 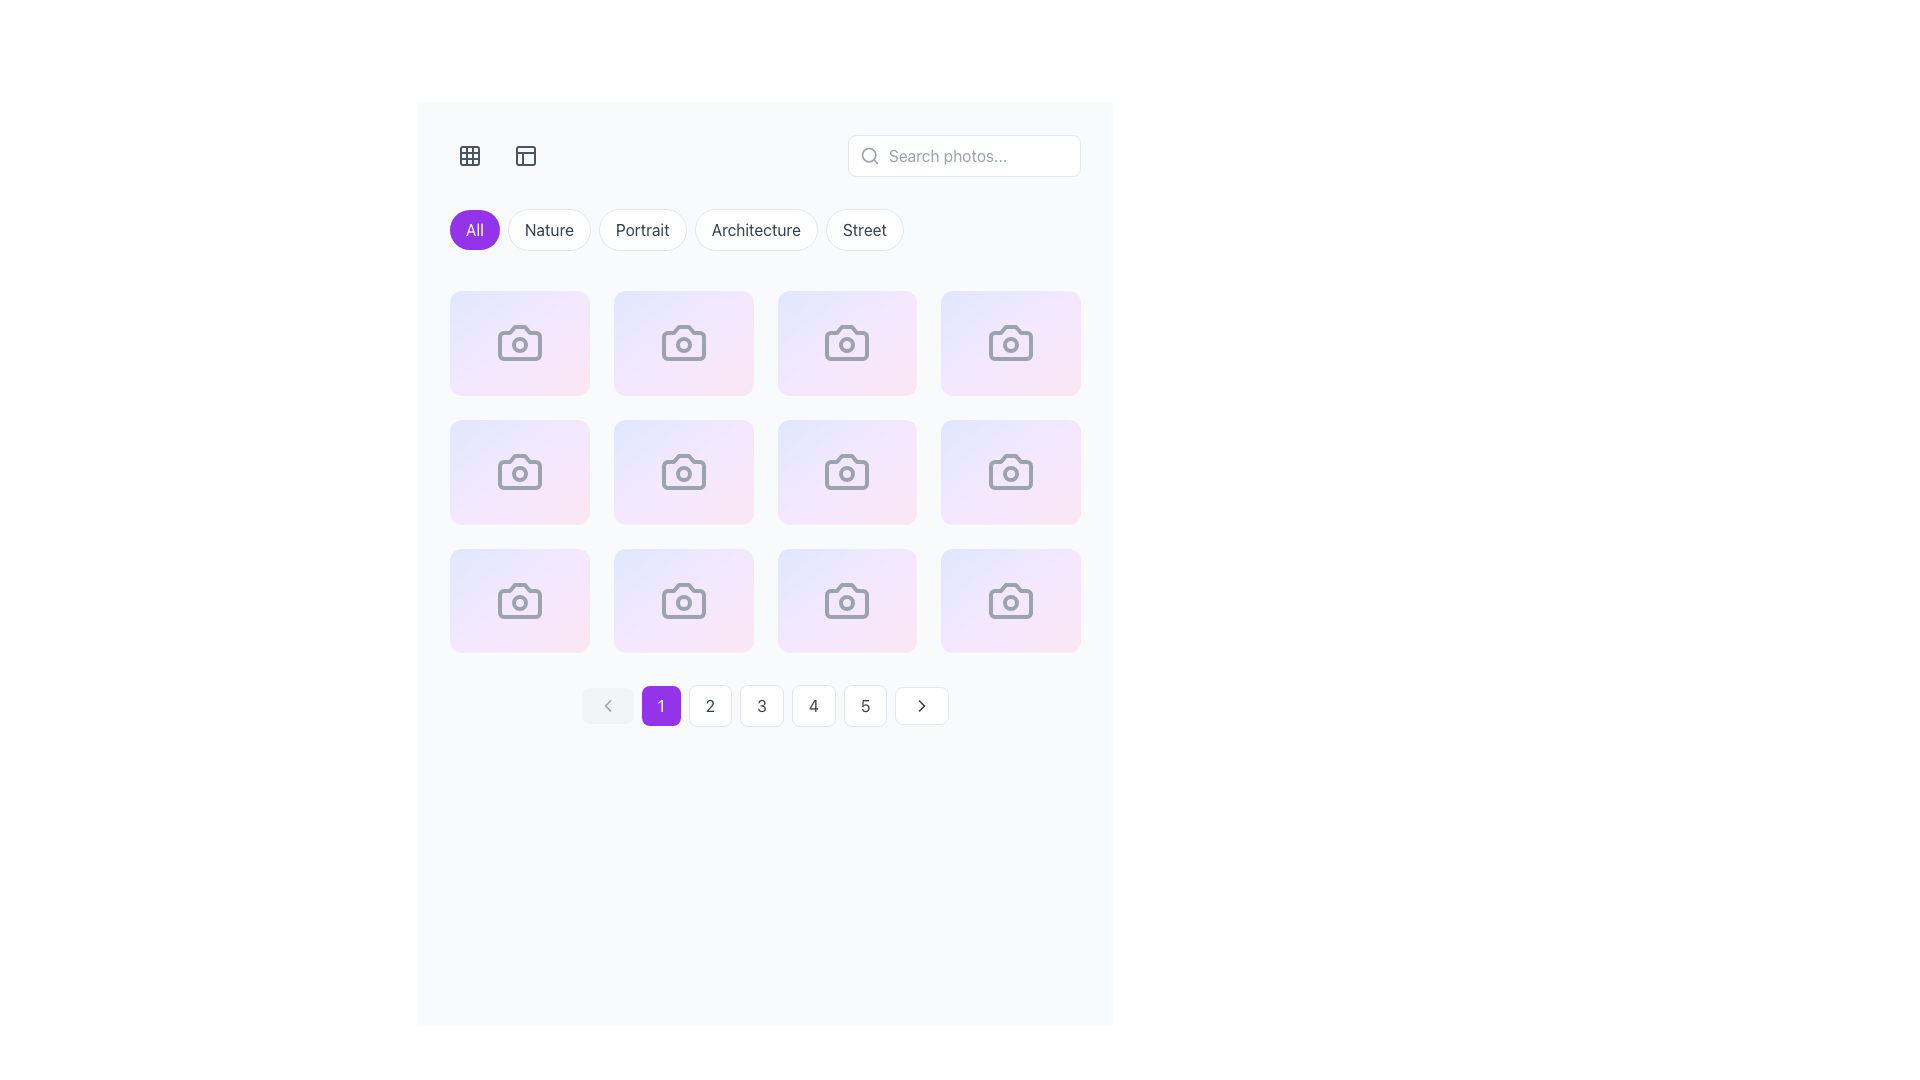 I want to click on the second camera icon in the grid layout, which serves as a decorative placeholder for an image or photo, so click(x=683, y=472).